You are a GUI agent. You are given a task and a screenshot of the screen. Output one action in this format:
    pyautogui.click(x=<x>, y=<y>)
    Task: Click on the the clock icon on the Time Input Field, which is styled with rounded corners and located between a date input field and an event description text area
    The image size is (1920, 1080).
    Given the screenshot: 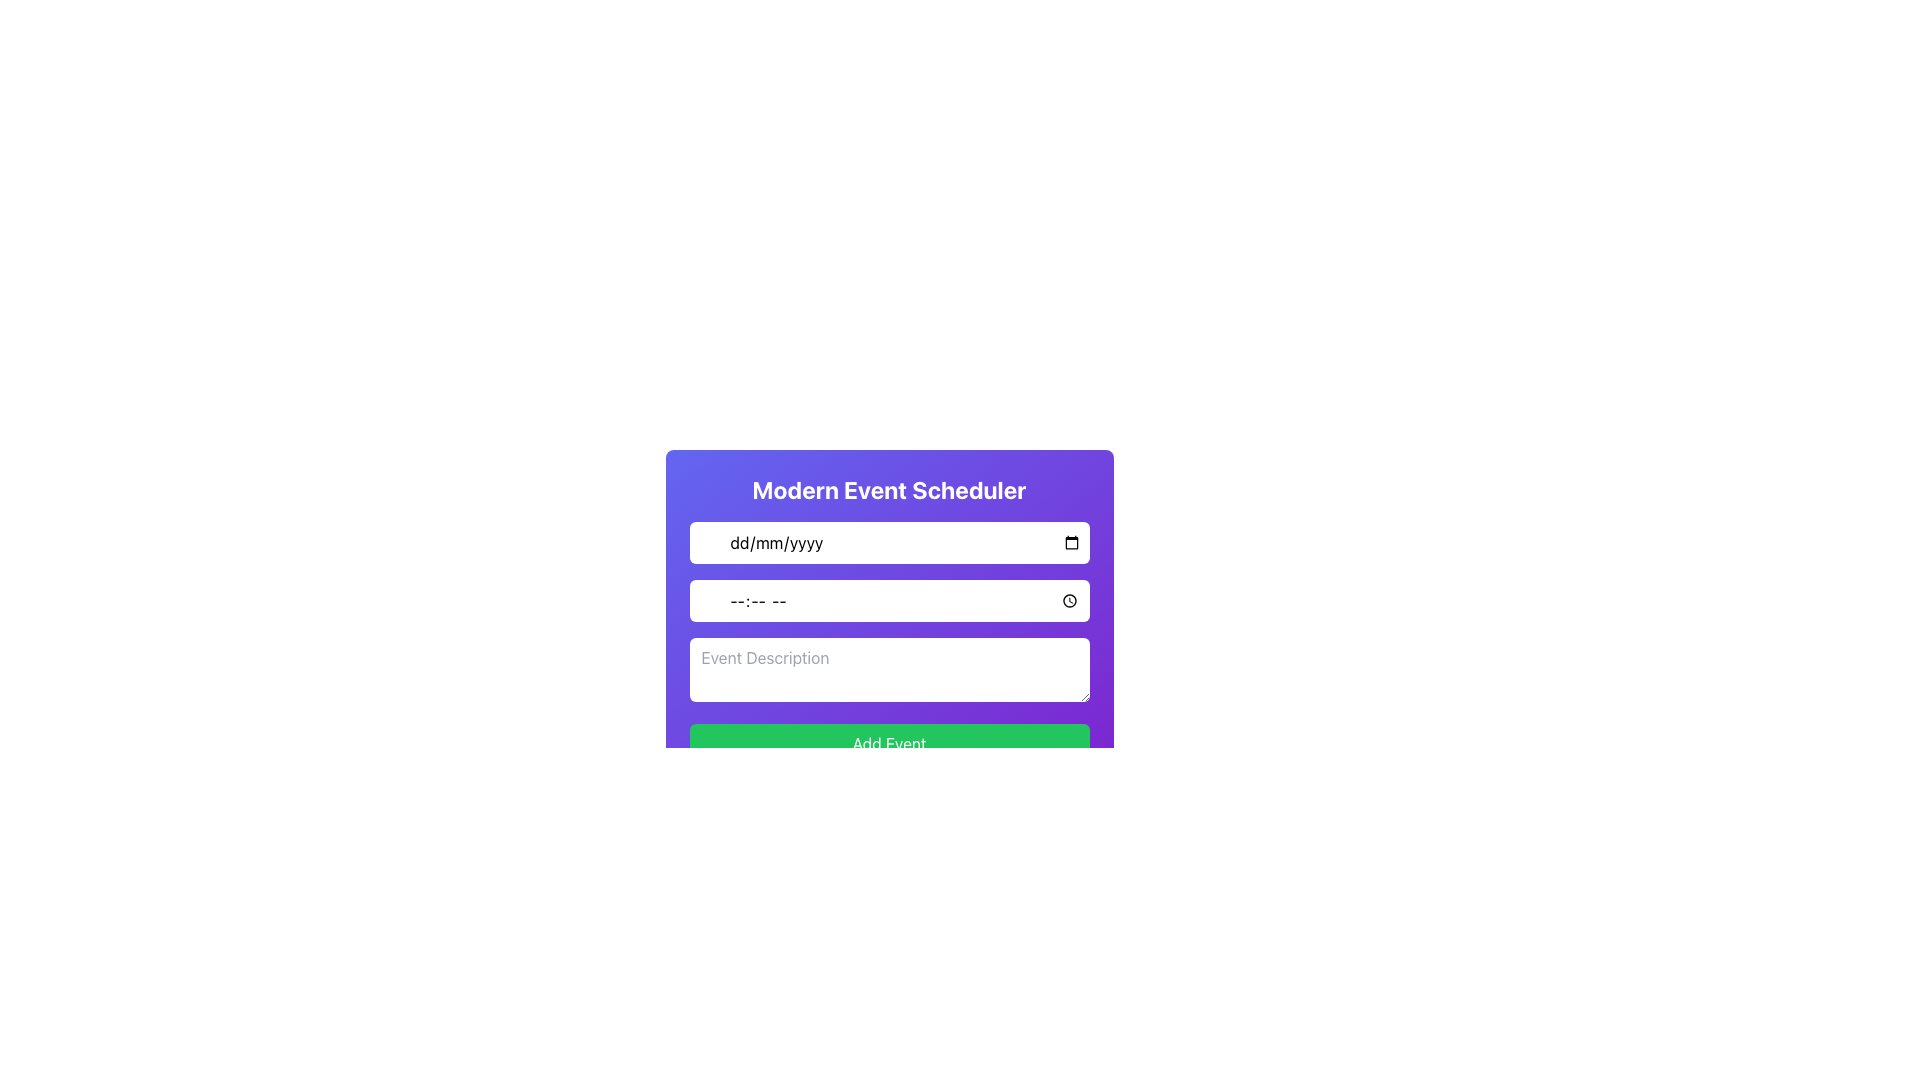 What is the action you would take?
    pyautogui.click(x=888, y=600)
    